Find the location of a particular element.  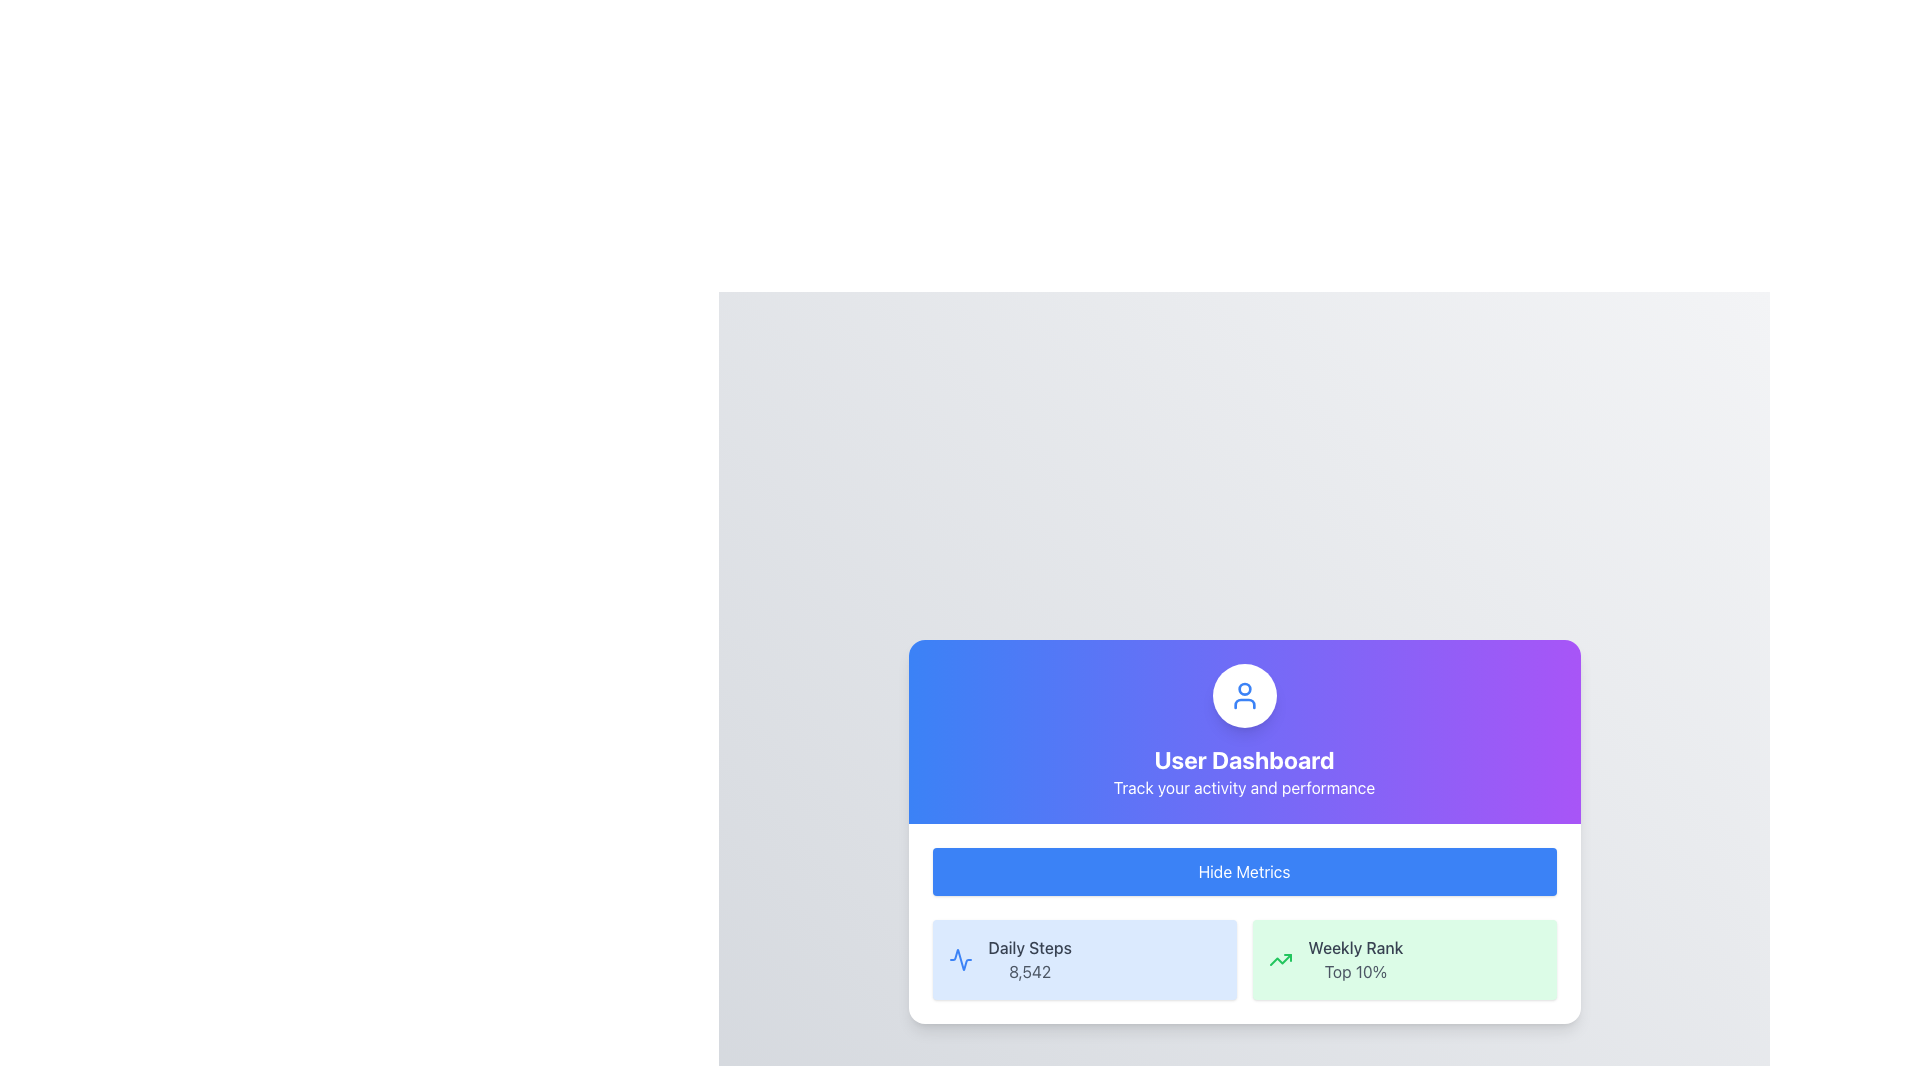

the Text Display that indicates the top 10% percentile, located in the lower-right section of the card below the 'Hide Metrics' button and adjacent to the 'Daily Steps' card is located at coordinates (1355, 959).